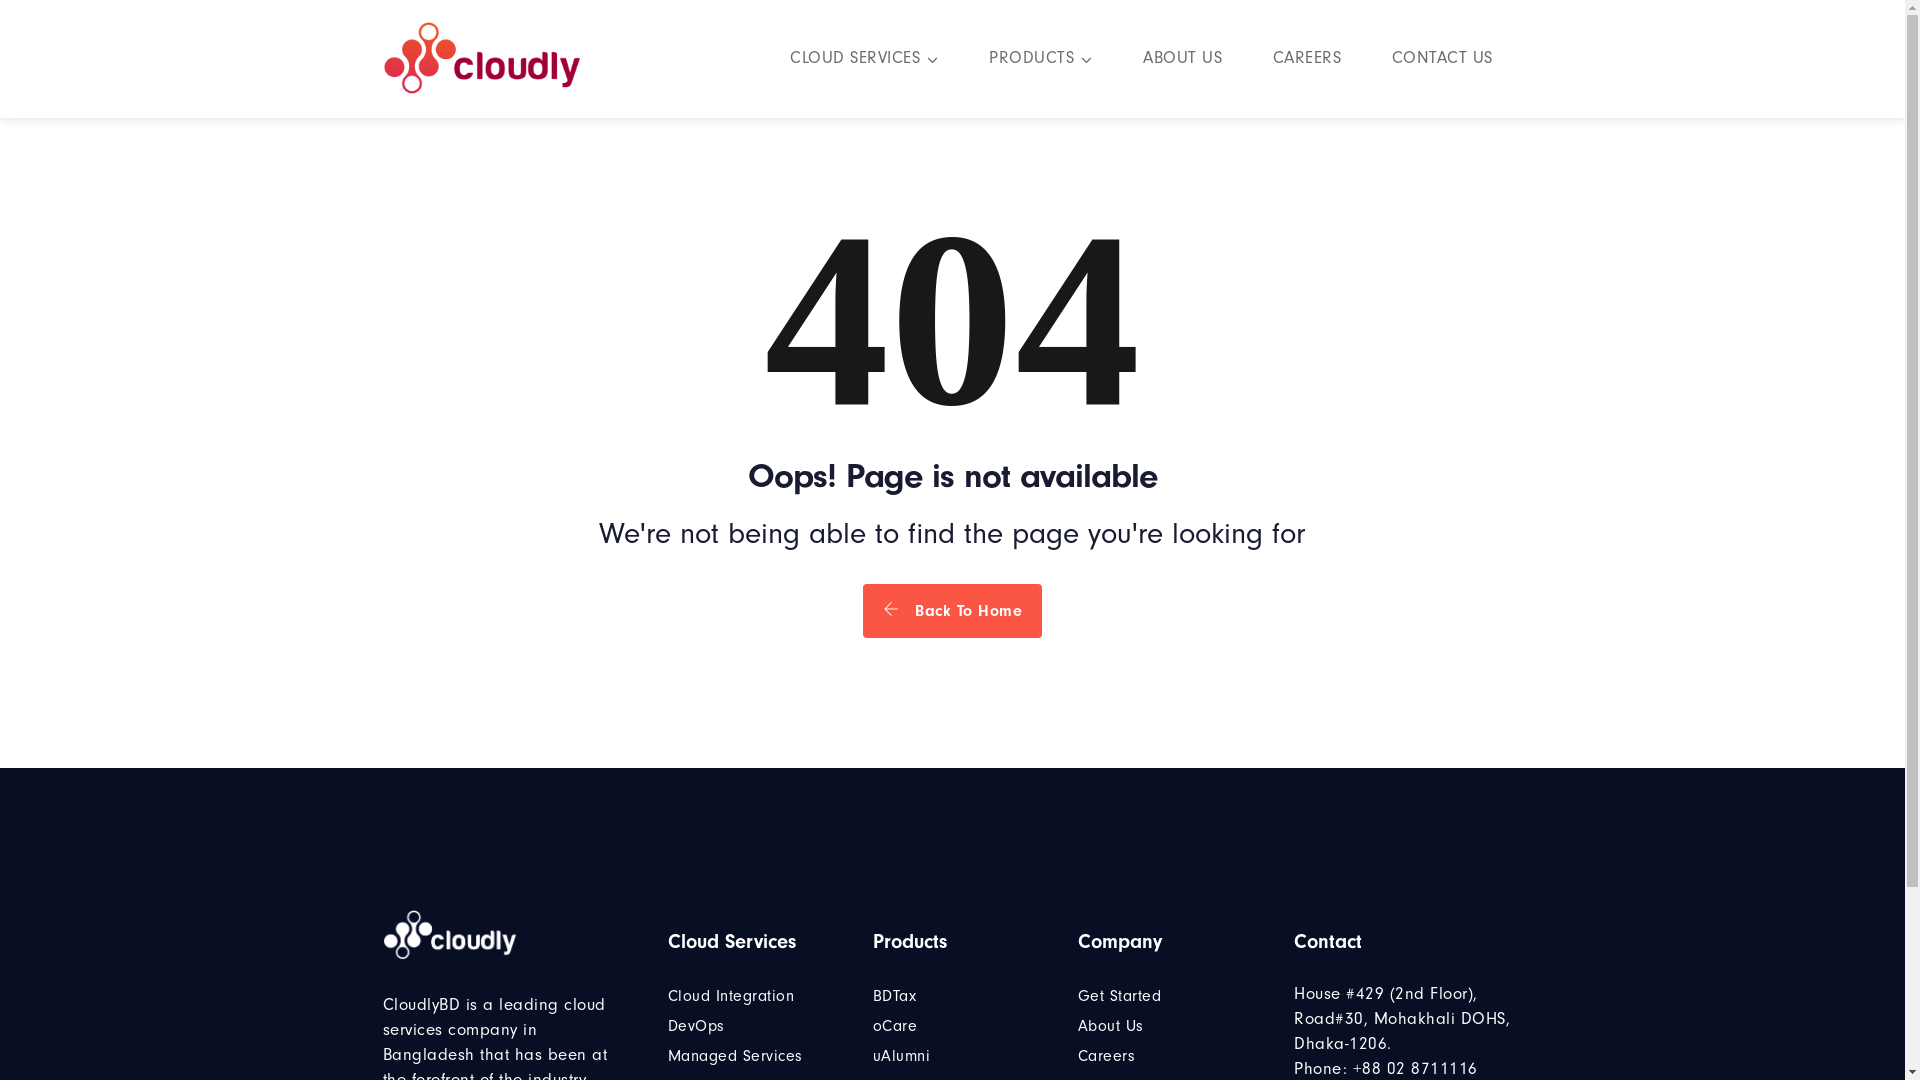  Describe the element at coordinates (1077, 1055) in the screenshot. I see `'Careers'` at that location.